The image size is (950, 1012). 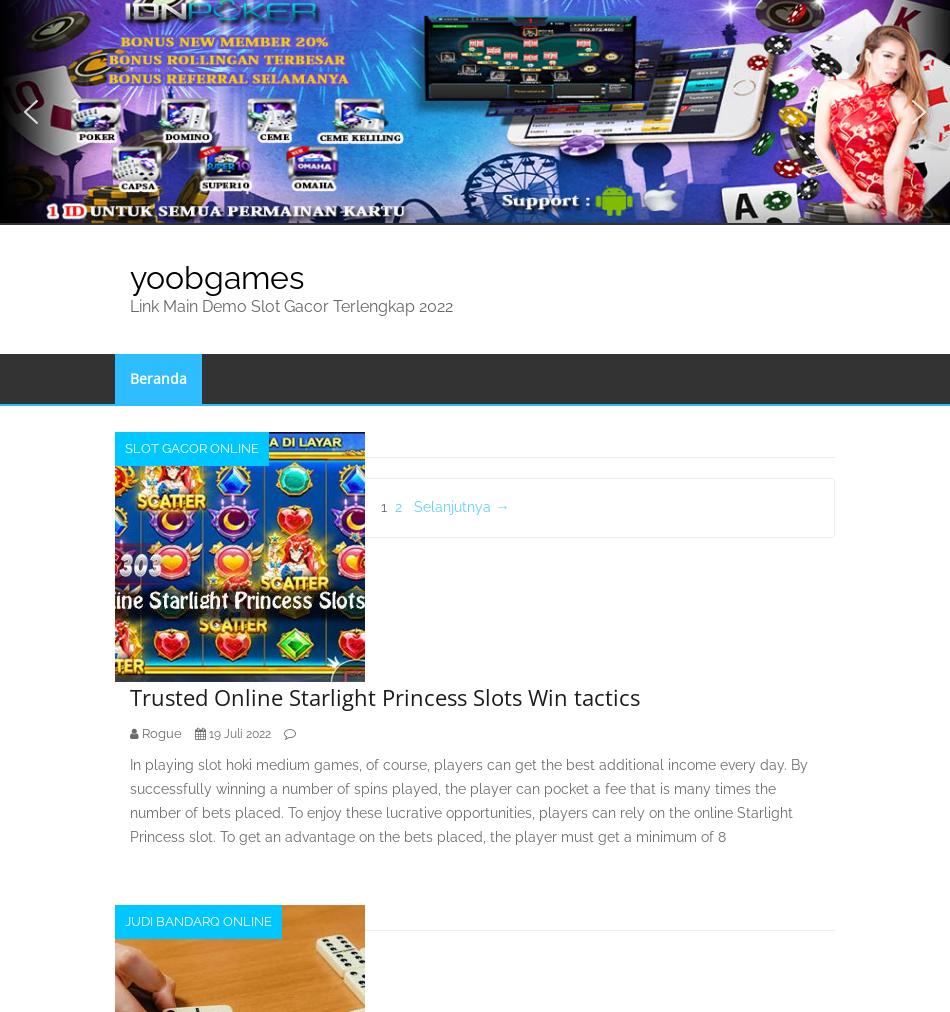 I want to click on 'Selanjutnya →', so click(x=460, y=506).